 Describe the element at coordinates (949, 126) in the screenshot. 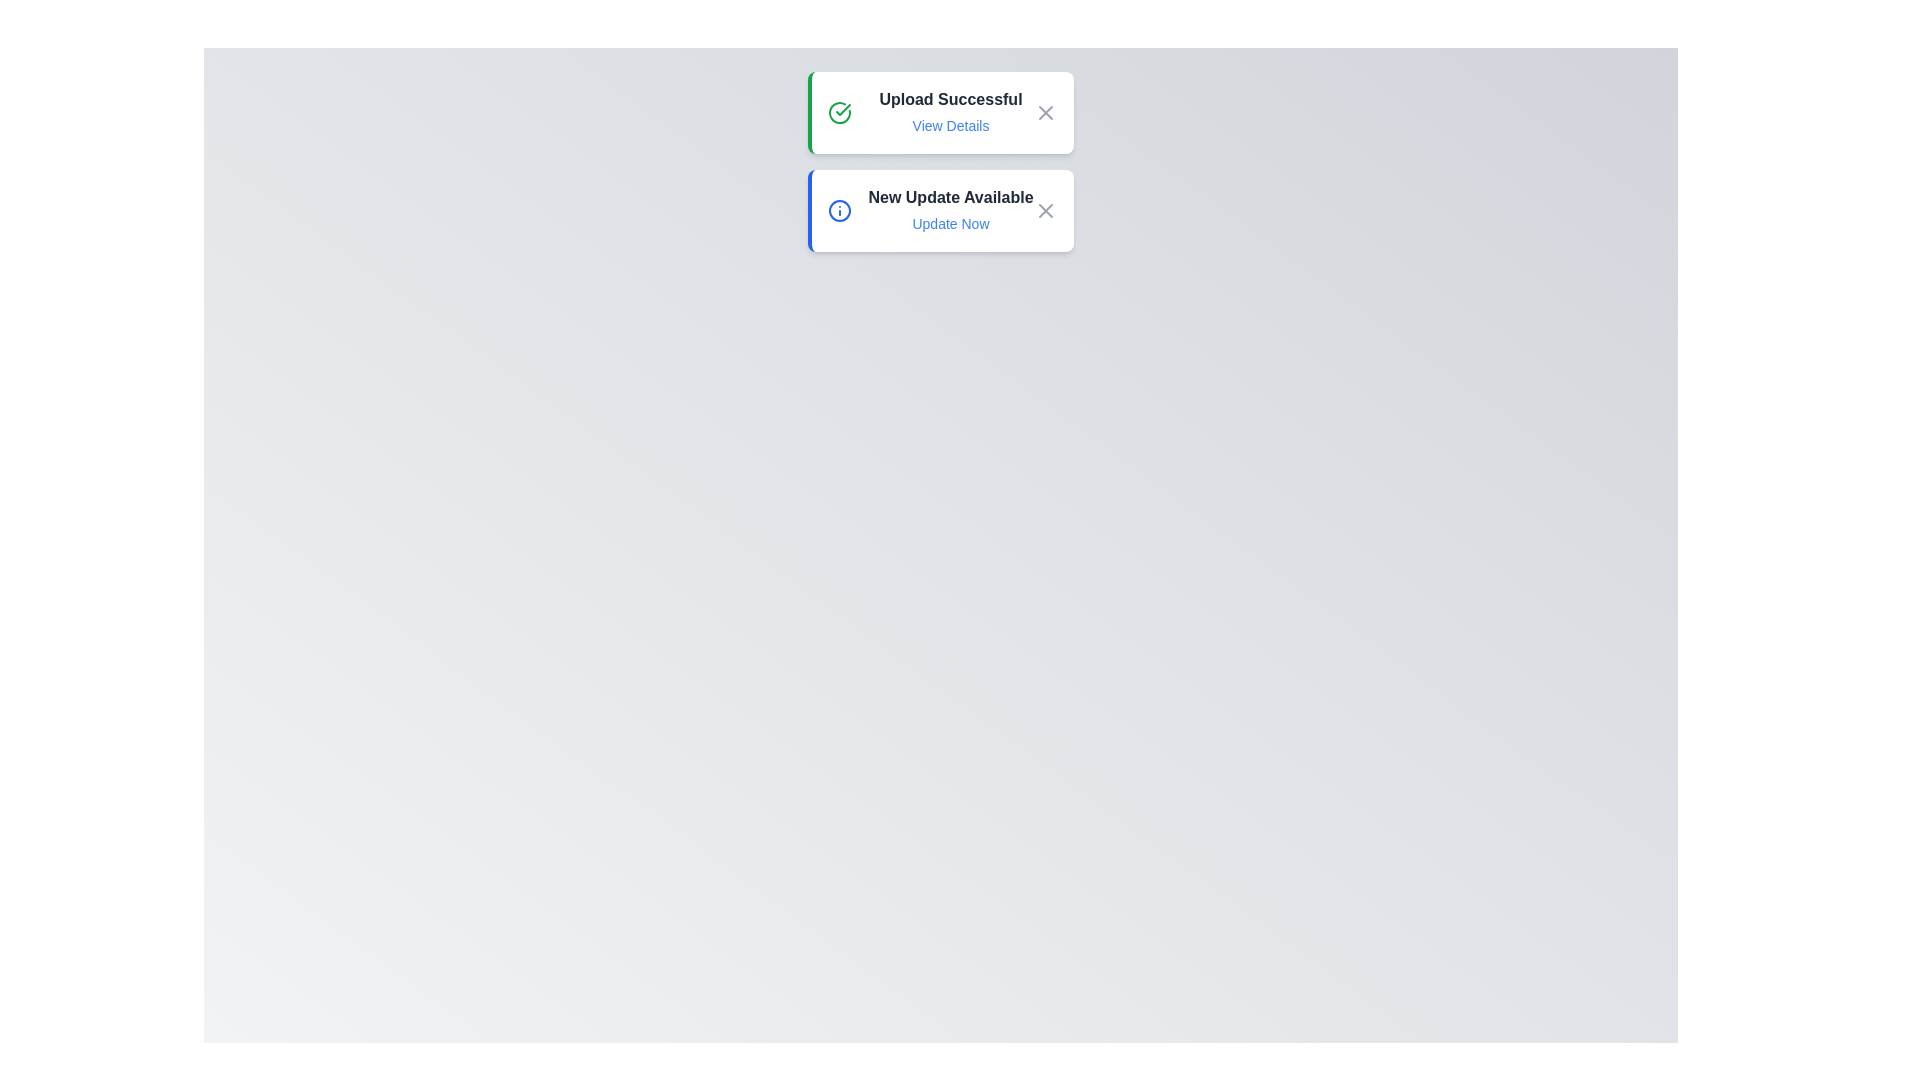

I see `the View Details button to perform the associated action` at that location.